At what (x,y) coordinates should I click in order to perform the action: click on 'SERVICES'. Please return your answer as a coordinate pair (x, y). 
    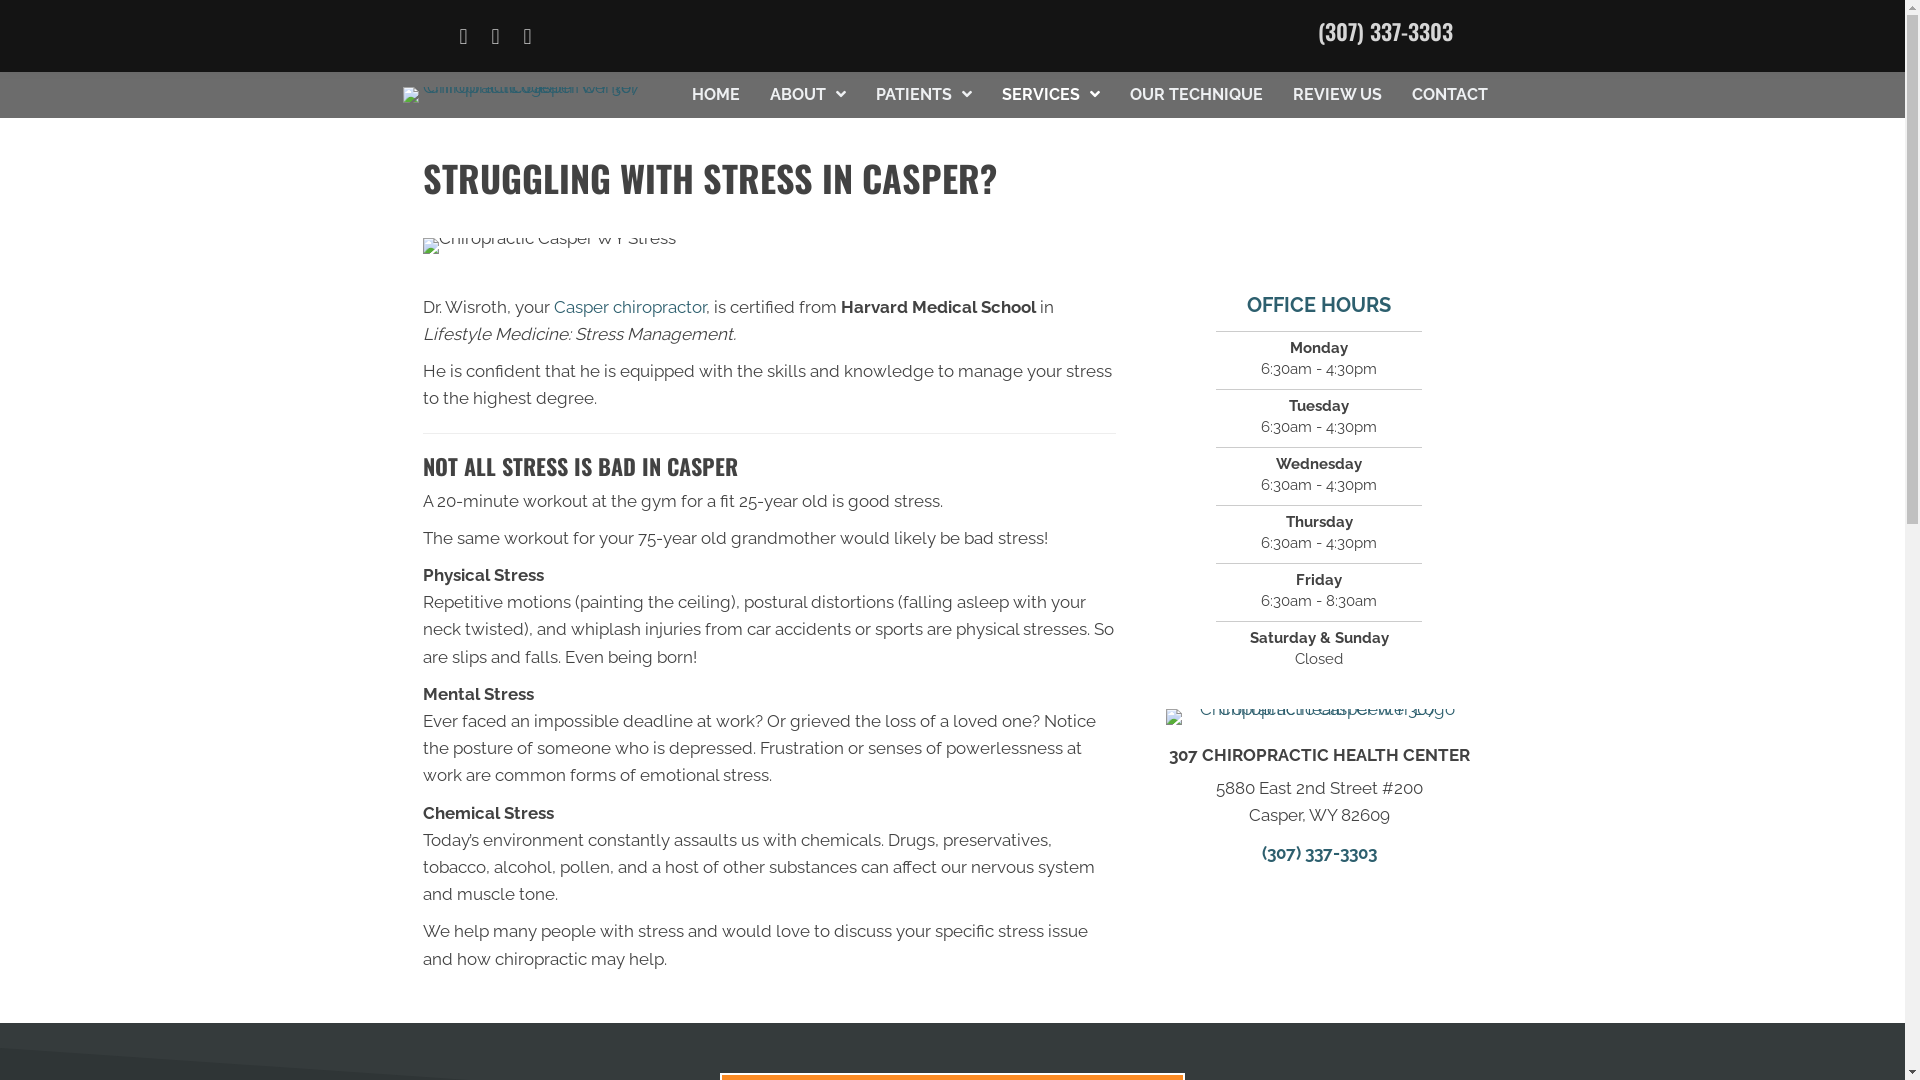
    Looking at the image, I should click on (1050, 95).